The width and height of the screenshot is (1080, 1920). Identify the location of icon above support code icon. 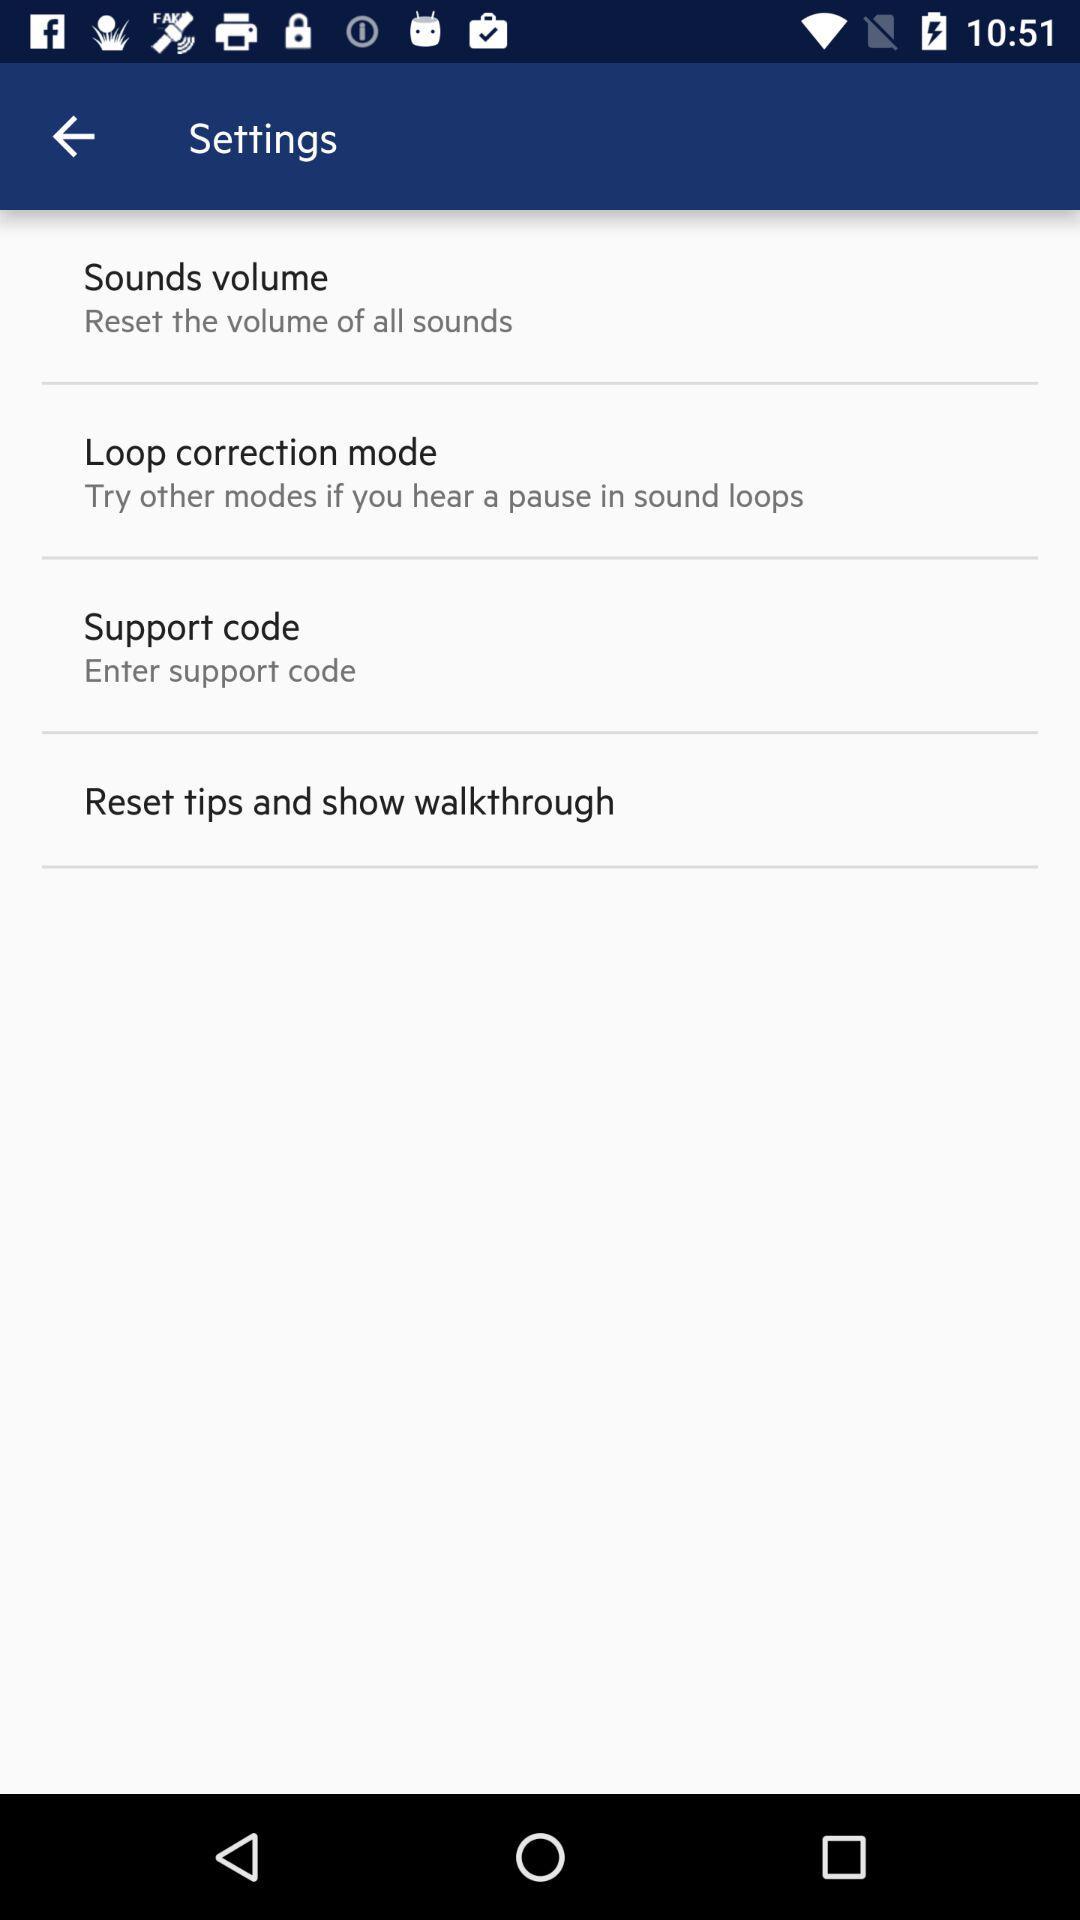
(442, 494).